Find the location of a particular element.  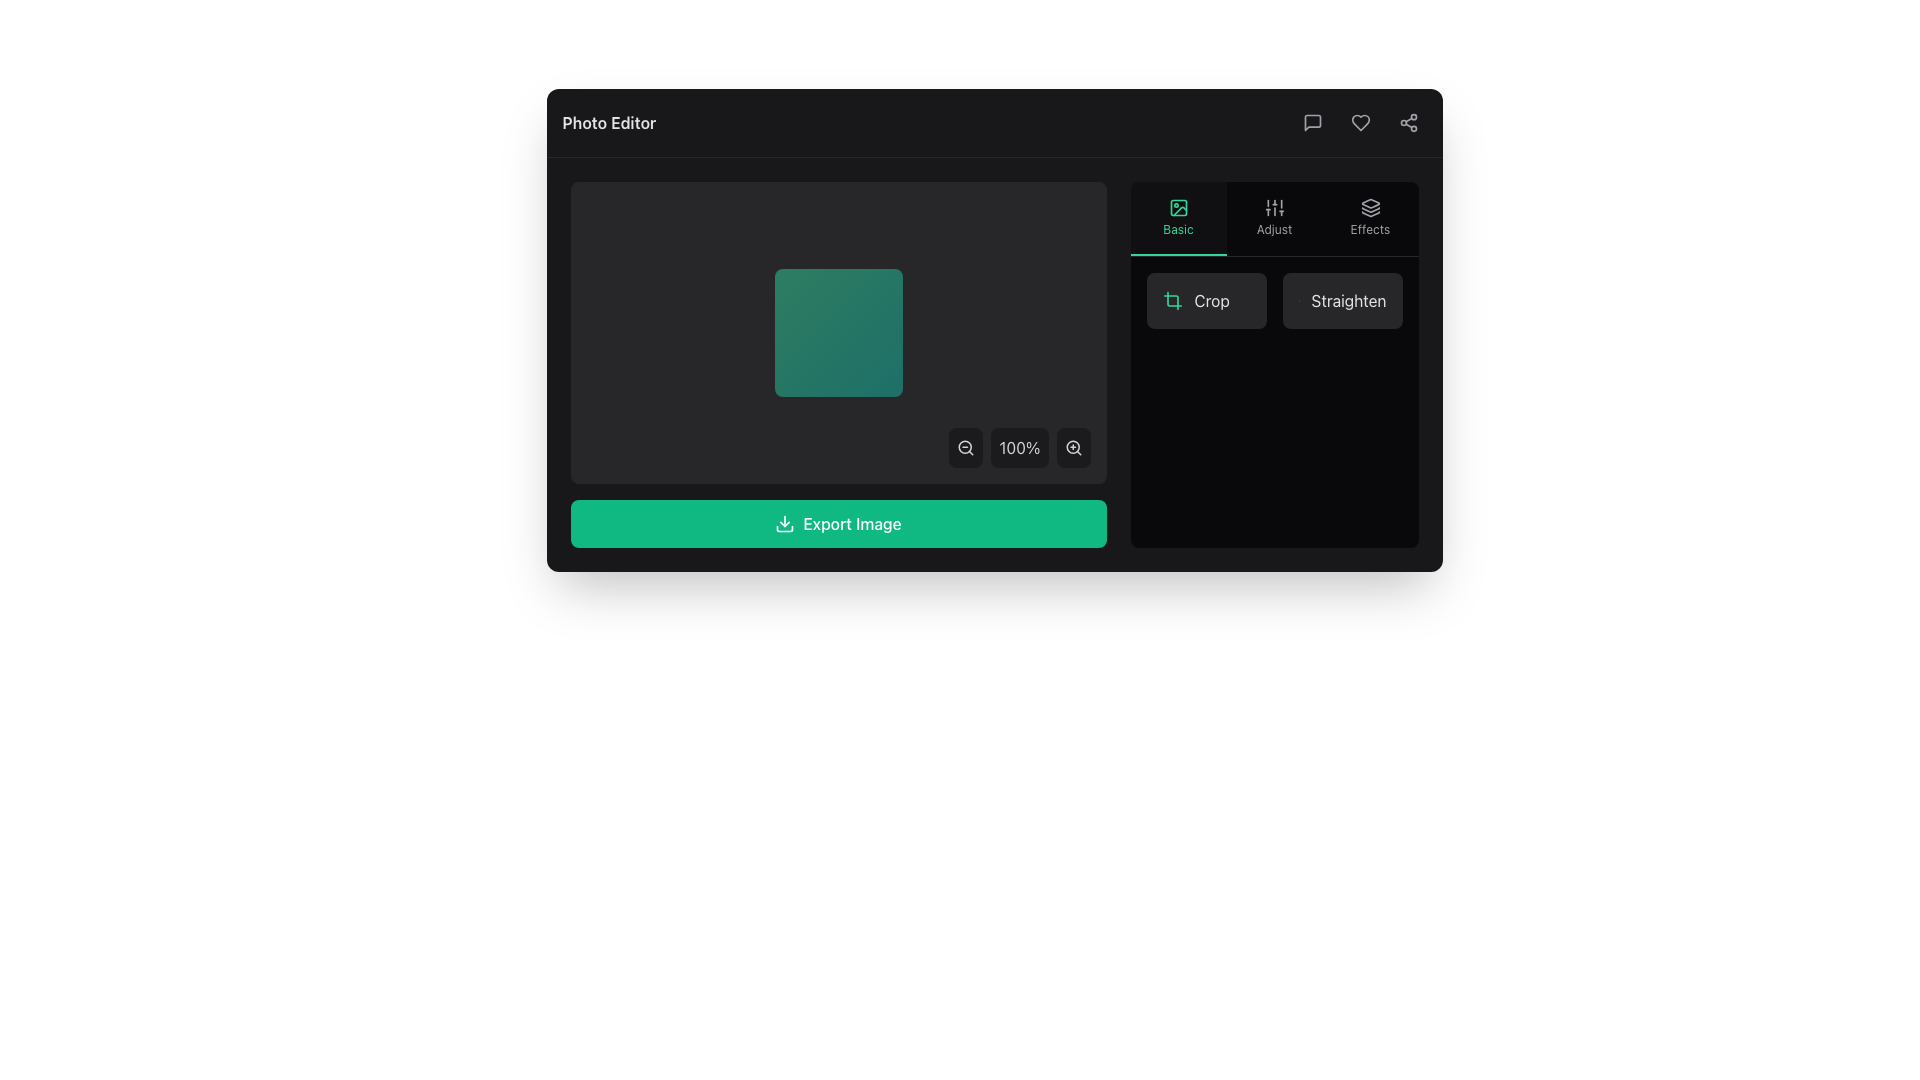

the share icon located in the top-right corner of the application interface is located at coordinates (1407, 123).